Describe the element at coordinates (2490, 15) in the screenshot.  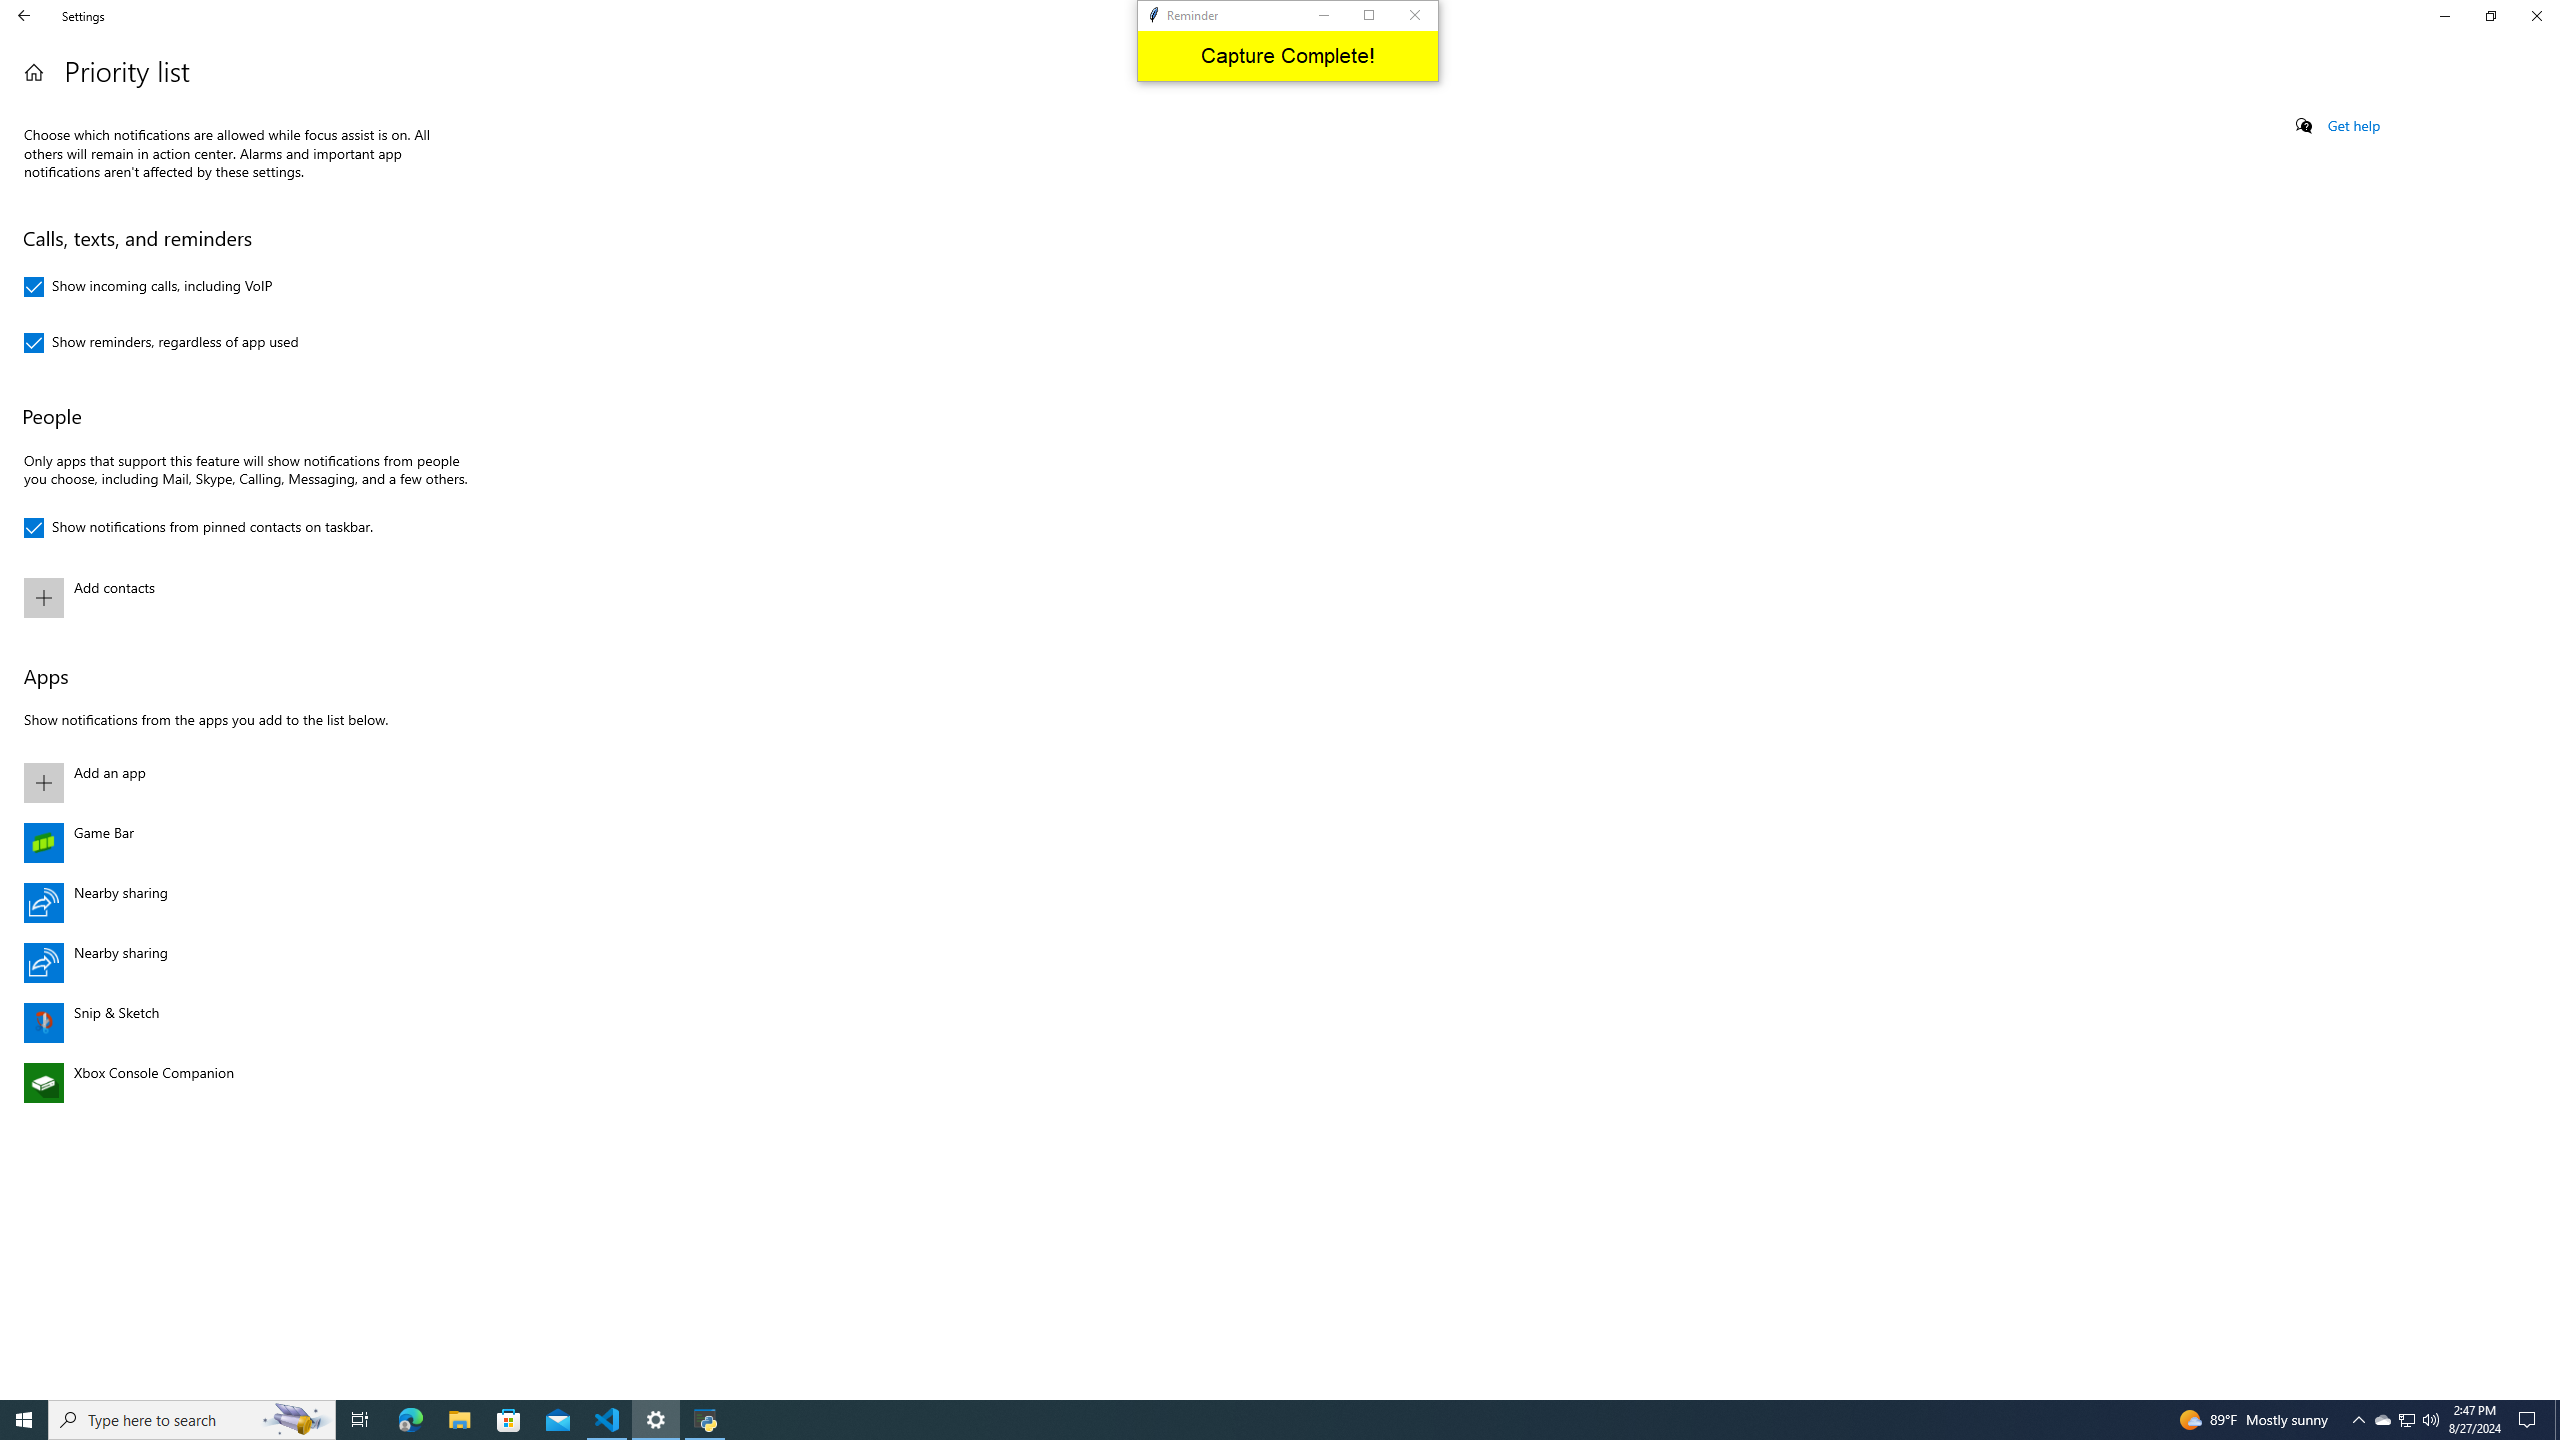
I see `'Restore Settings'` at that location.